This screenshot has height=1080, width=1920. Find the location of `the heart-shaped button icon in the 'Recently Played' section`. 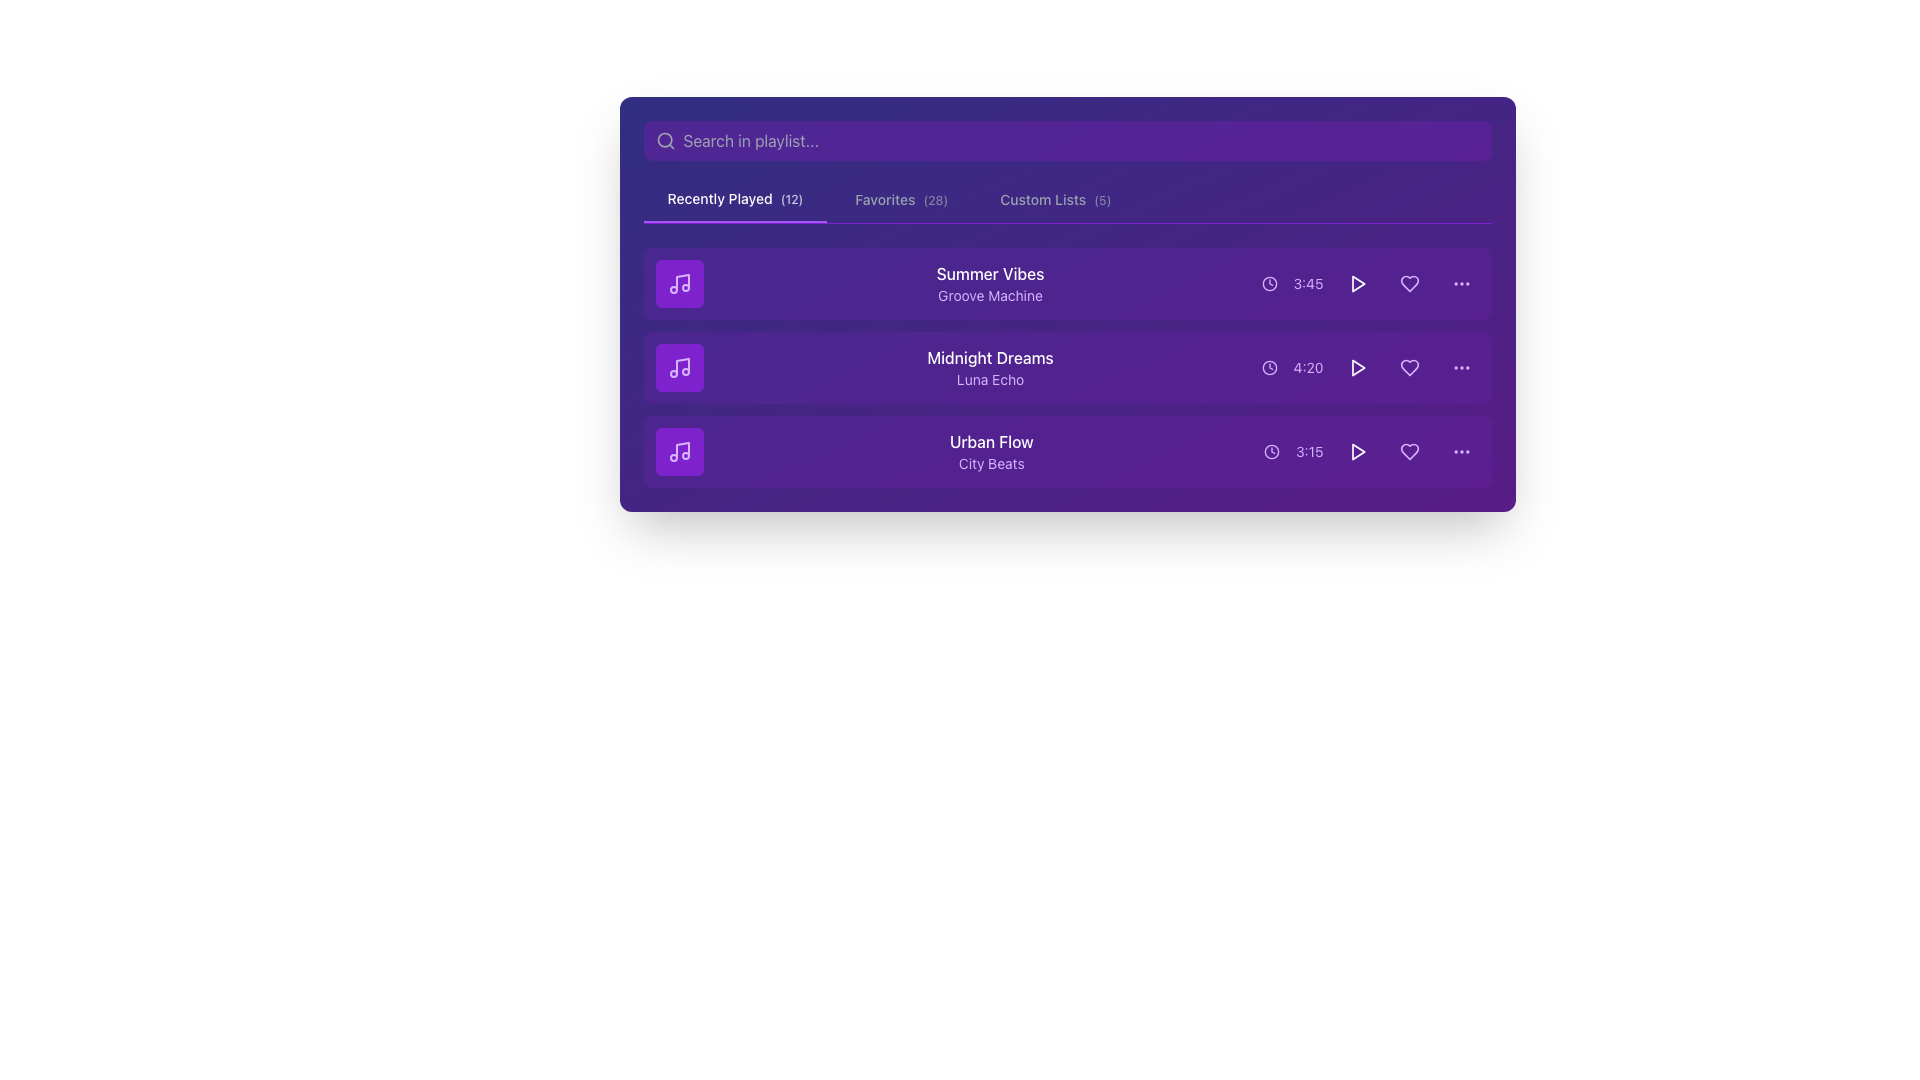

the heart-shaped button icon in the 'Recently Played' section is located at coordinates (1408, 284).